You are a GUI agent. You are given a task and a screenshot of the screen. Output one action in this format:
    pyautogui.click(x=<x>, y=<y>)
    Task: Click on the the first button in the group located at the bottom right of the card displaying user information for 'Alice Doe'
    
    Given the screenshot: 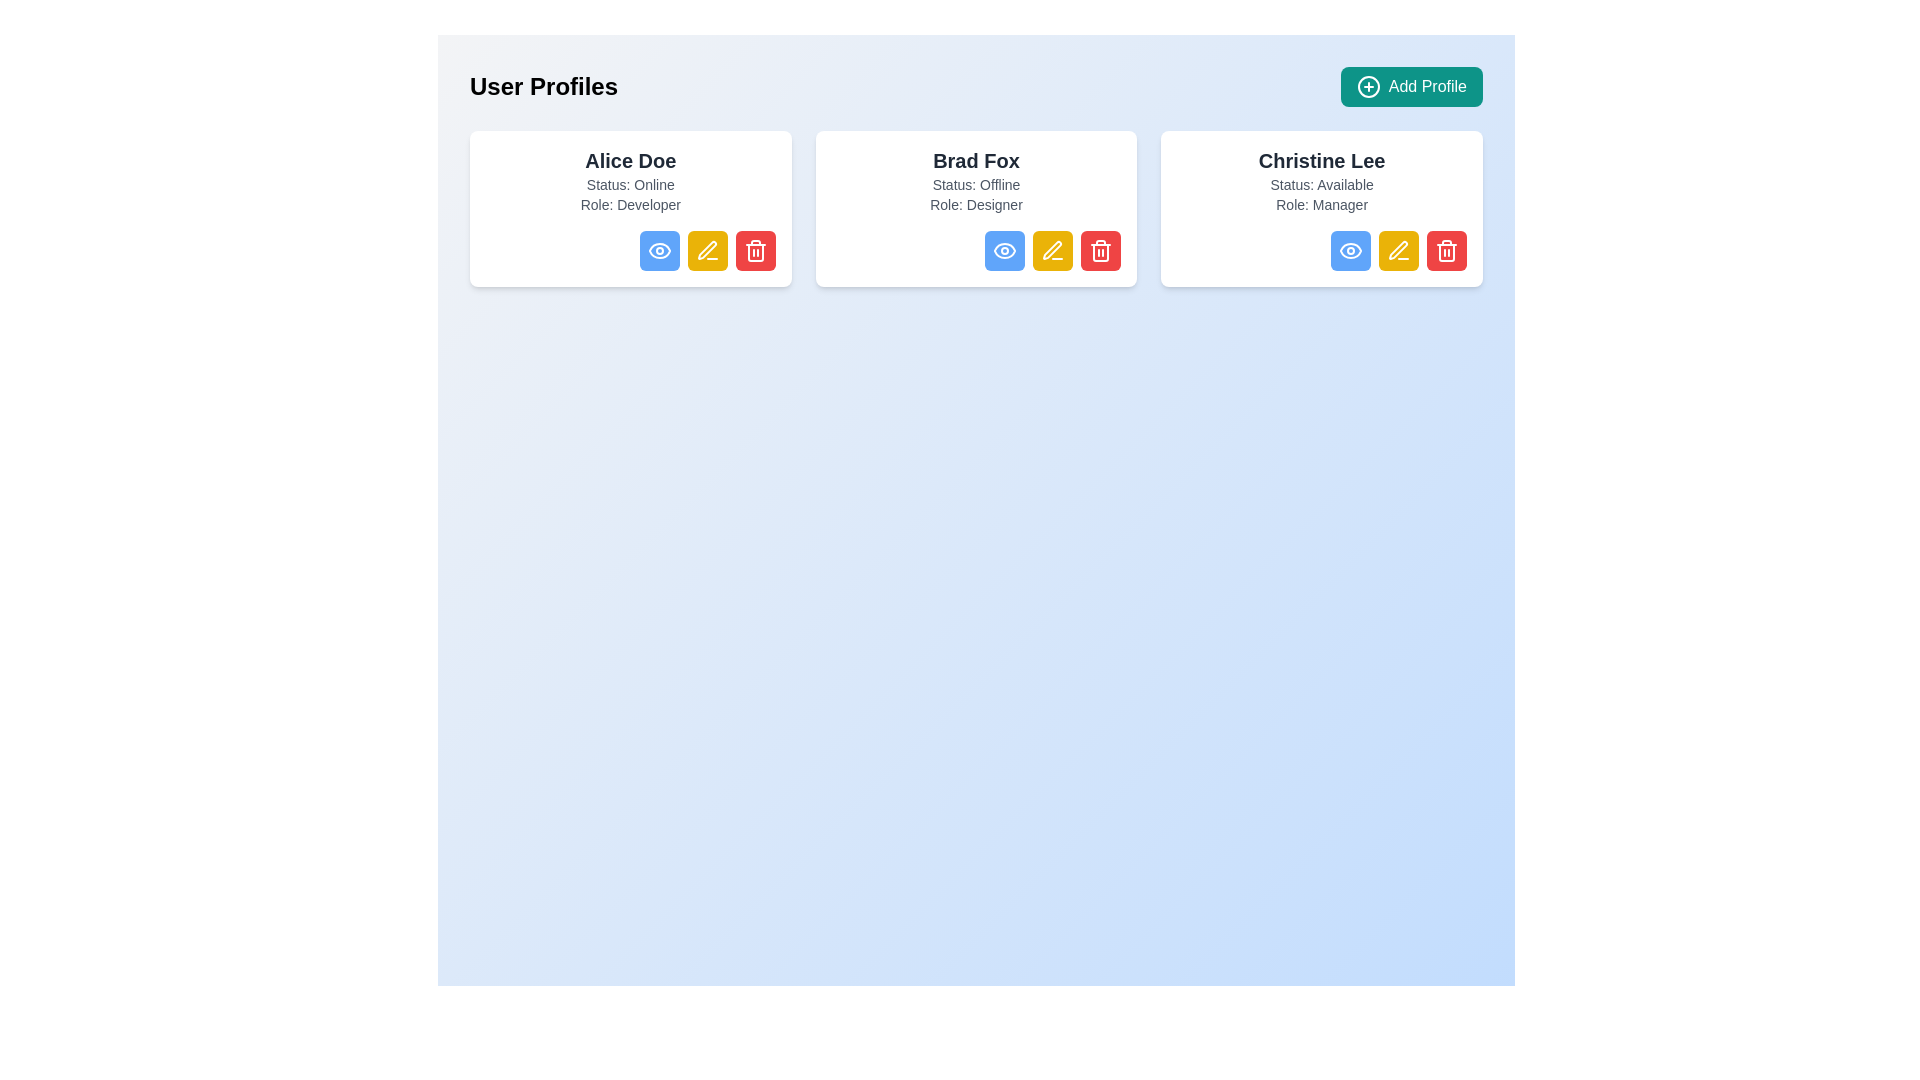 What is the action you would take?
    pyautogui.click(x=629, y=249)
    